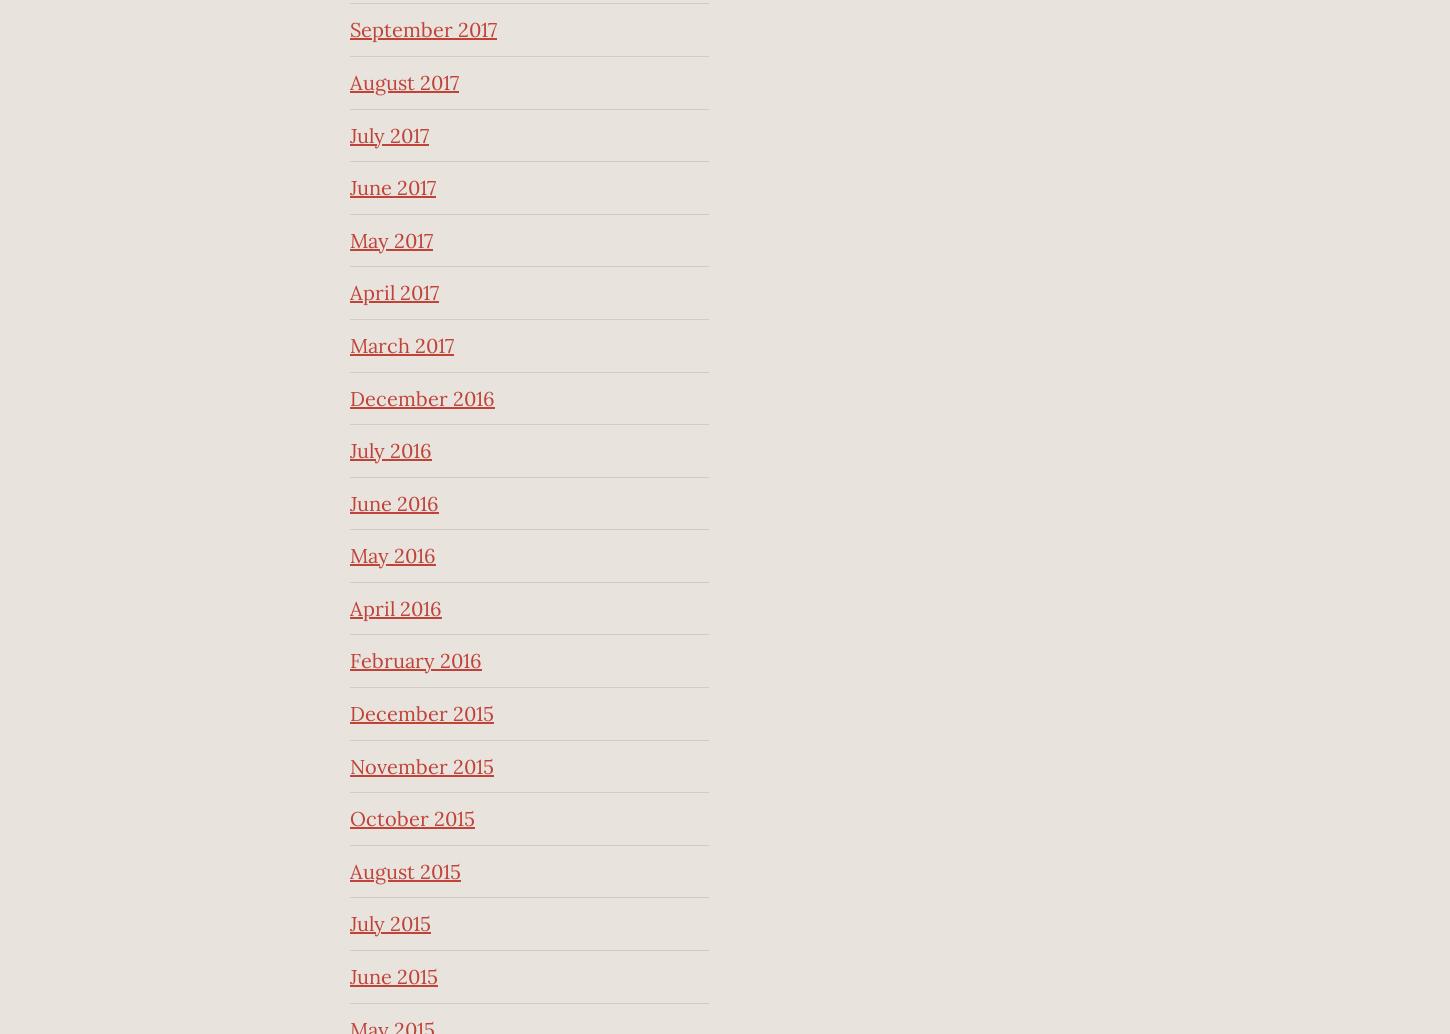 This screenshot has height=1034, width=1450. Describe the element at coordinates (420, 713) in the screenshot. I see `'December 2015'` at that location.